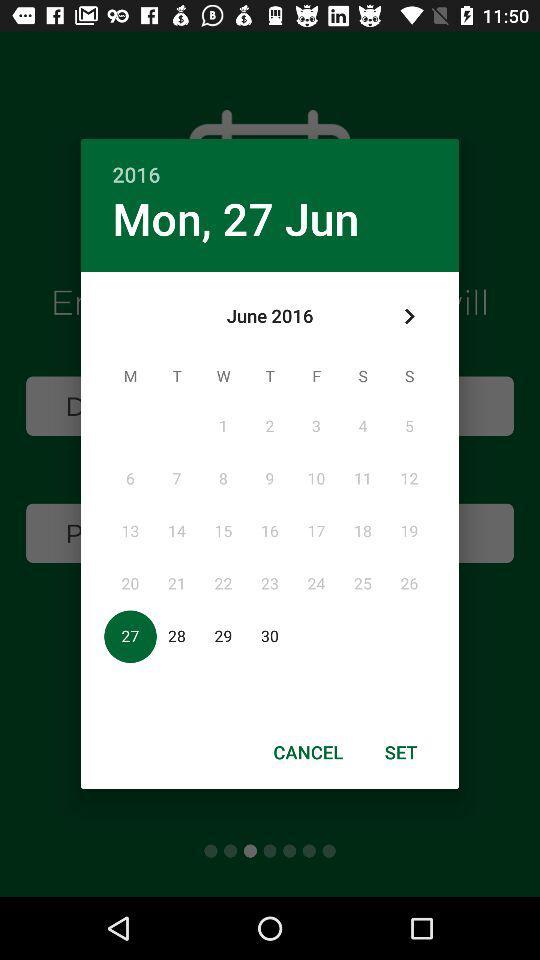  What do you see at coordinates (270, 162) in the screenshot?
I see `2016 icon` at bounding box center [270, 162].